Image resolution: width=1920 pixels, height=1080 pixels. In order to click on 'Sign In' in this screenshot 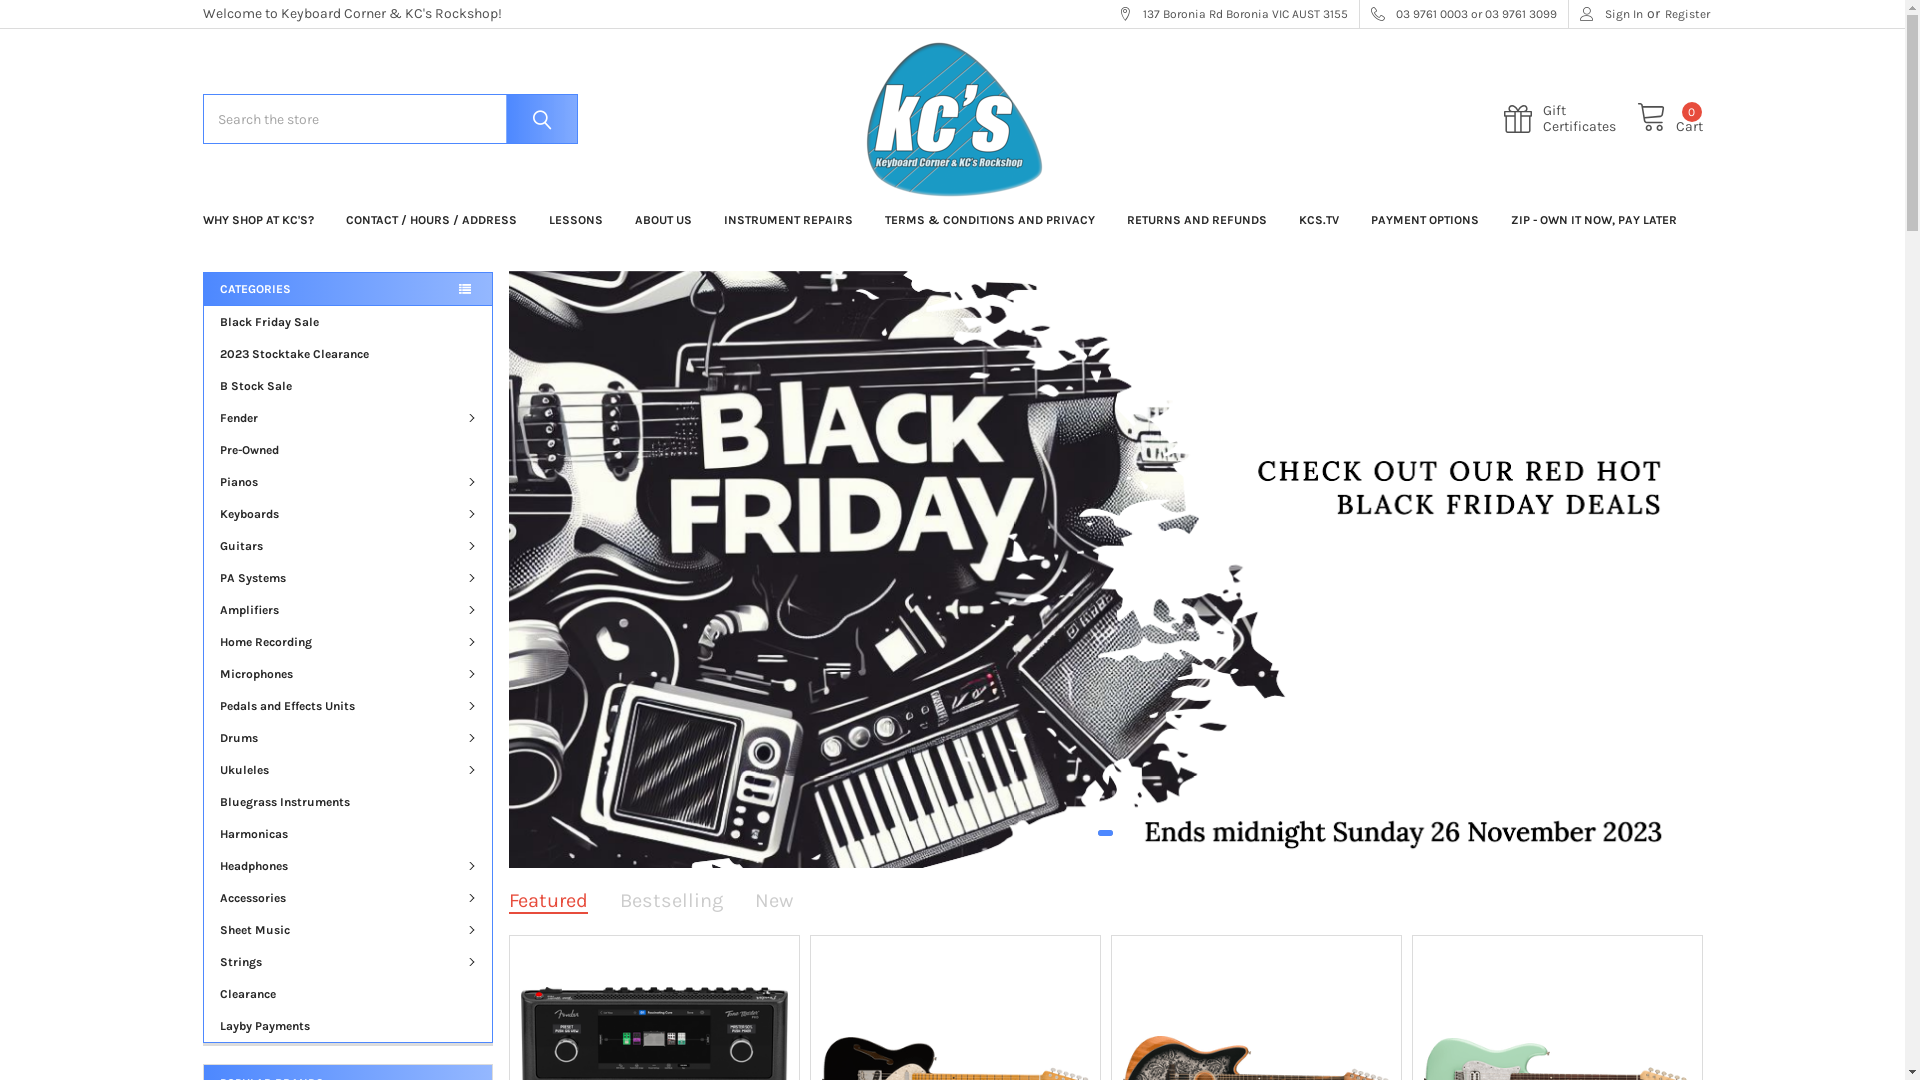, I will do `click(1611, 14)`.